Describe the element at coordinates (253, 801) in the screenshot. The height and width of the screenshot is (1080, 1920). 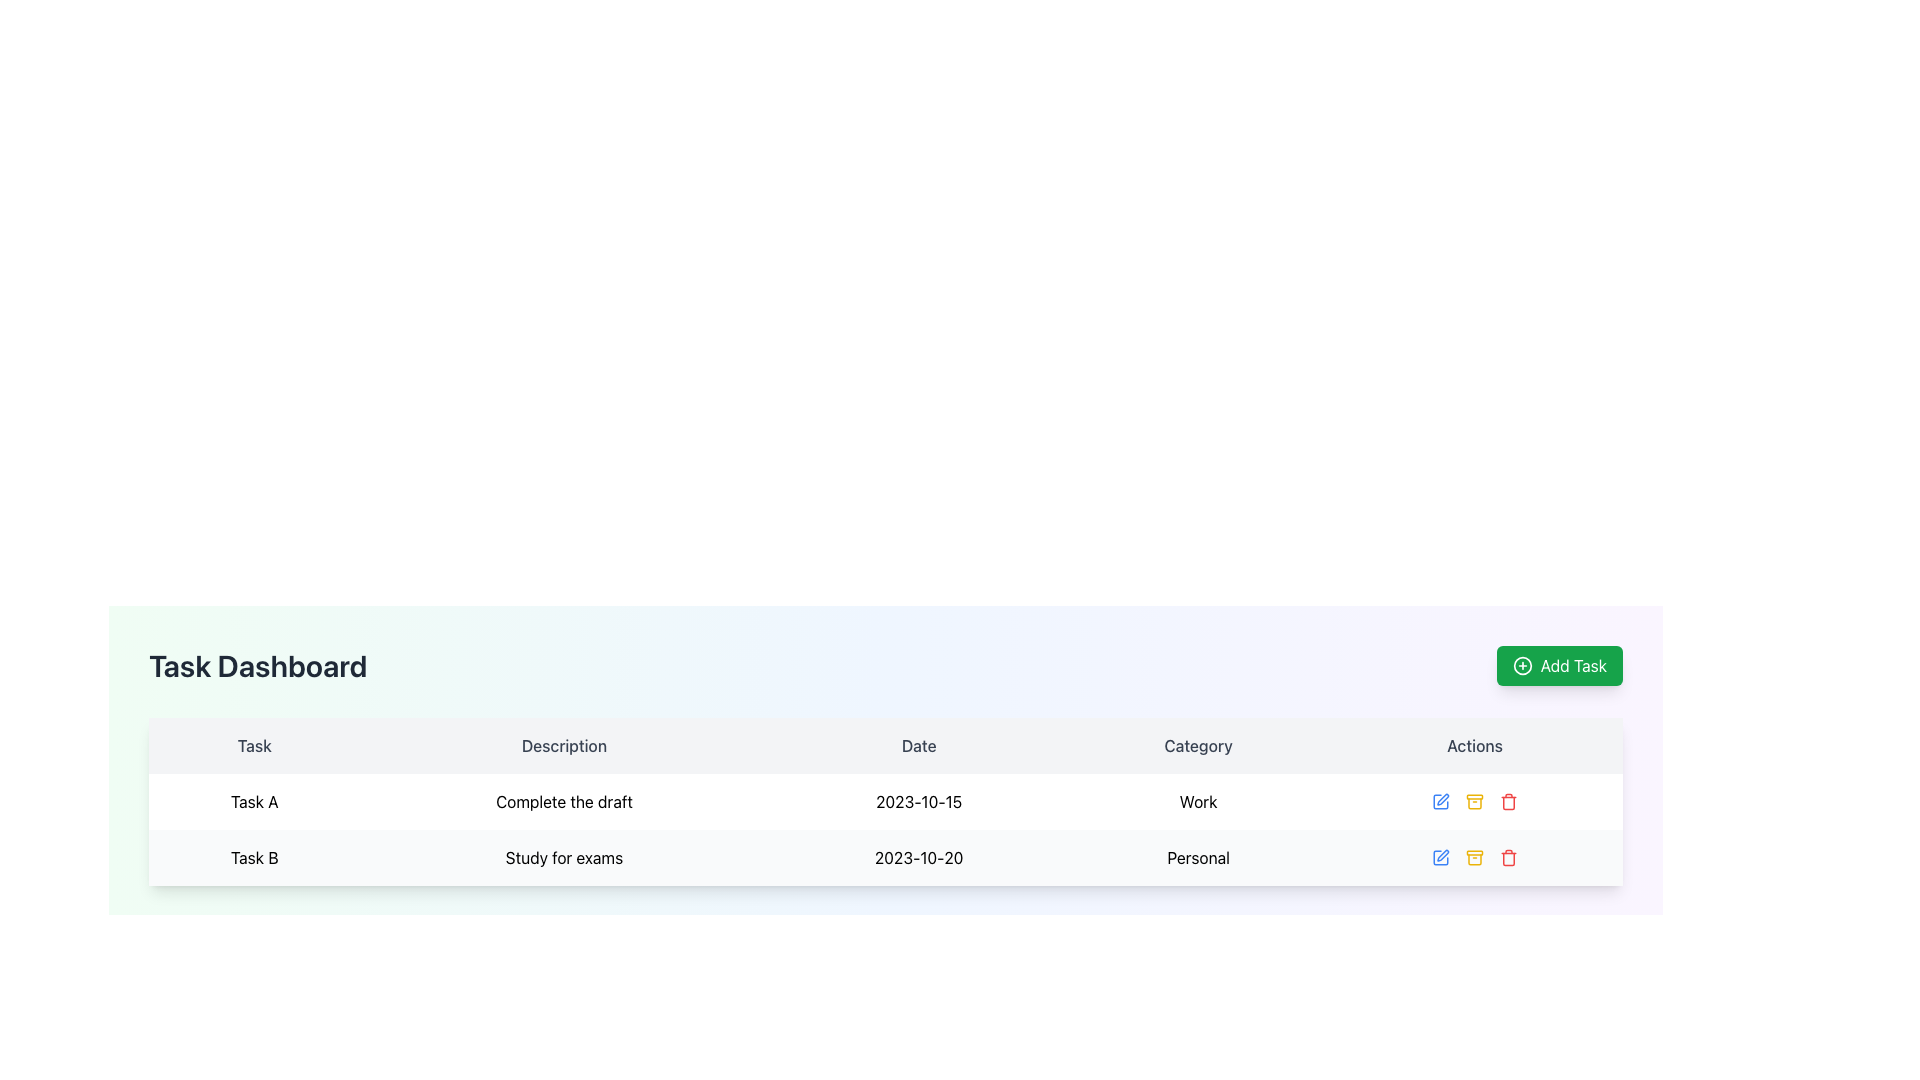
I see `the text label containing 'Task A' in the first column of the top row of the table under the 'Task' heading` at that location.